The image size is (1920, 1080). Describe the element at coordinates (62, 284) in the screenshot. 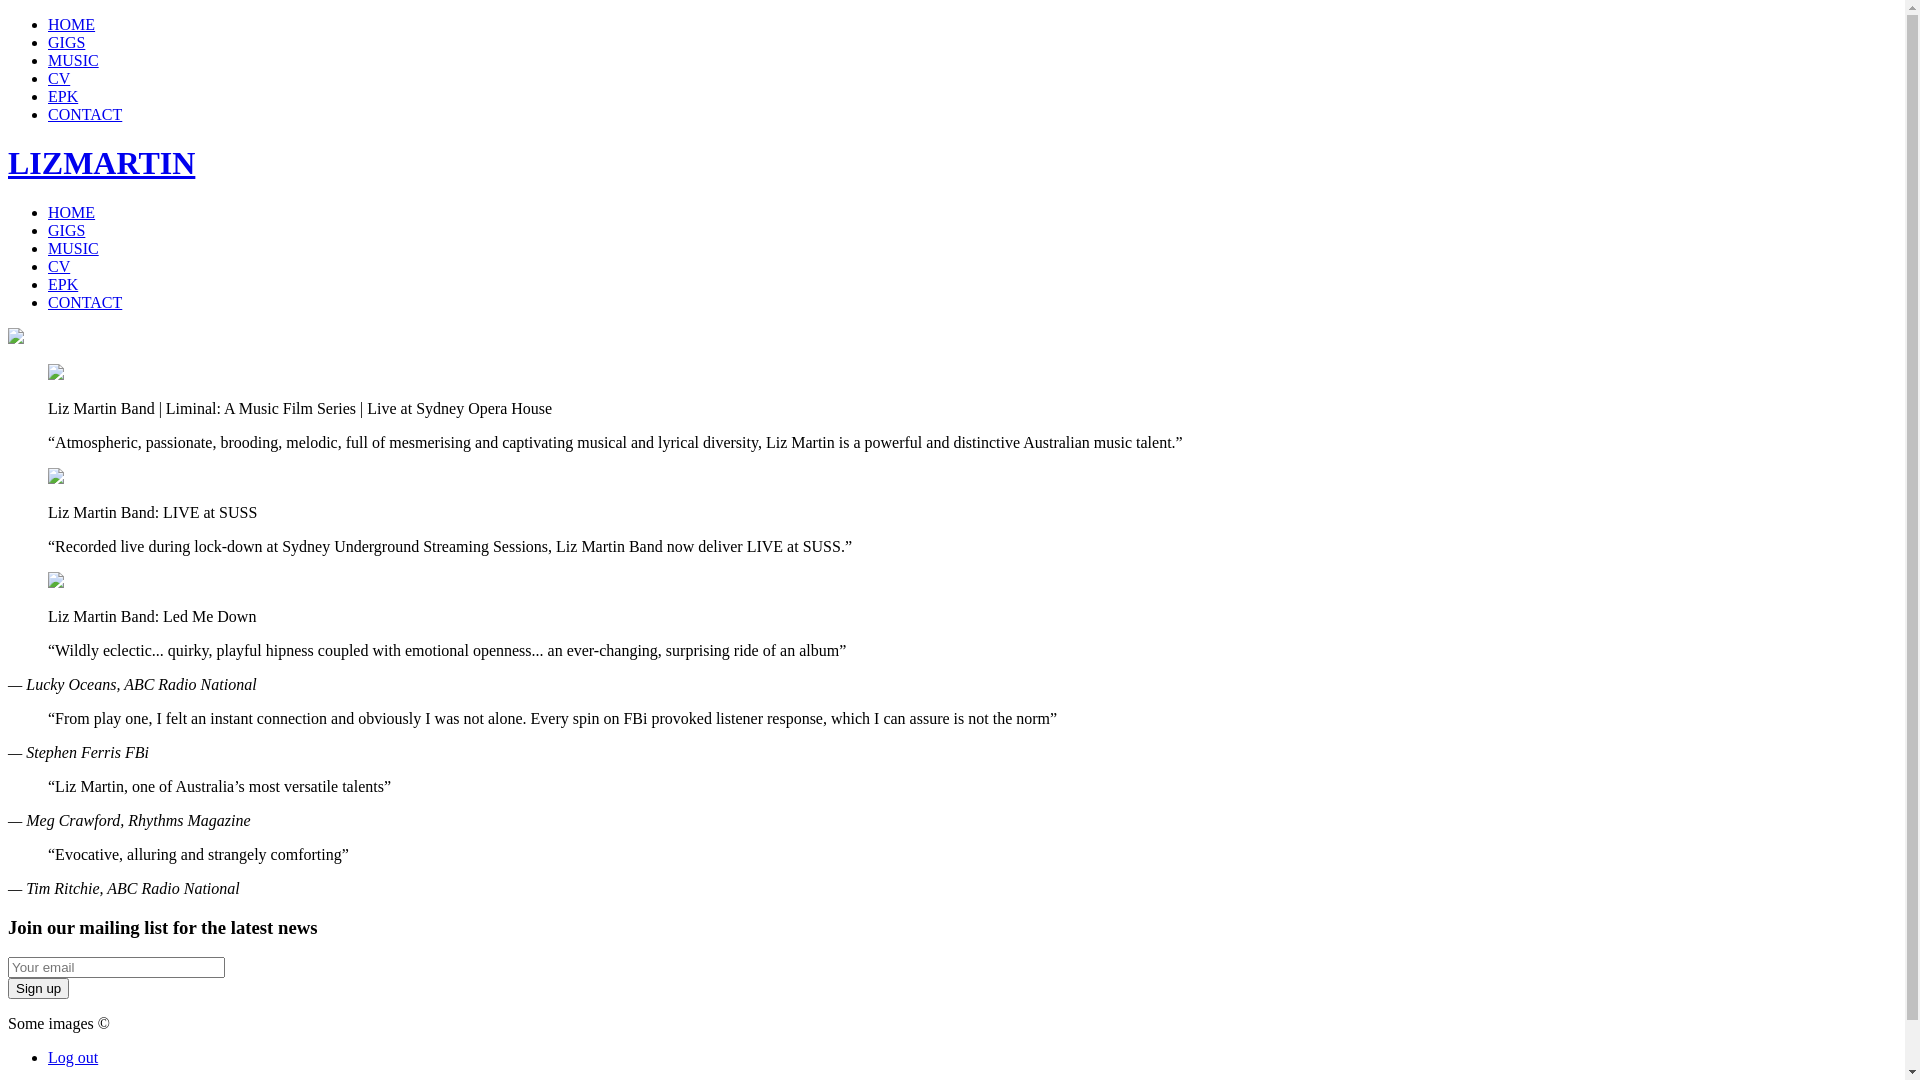

I see `'EPK'` at that location.